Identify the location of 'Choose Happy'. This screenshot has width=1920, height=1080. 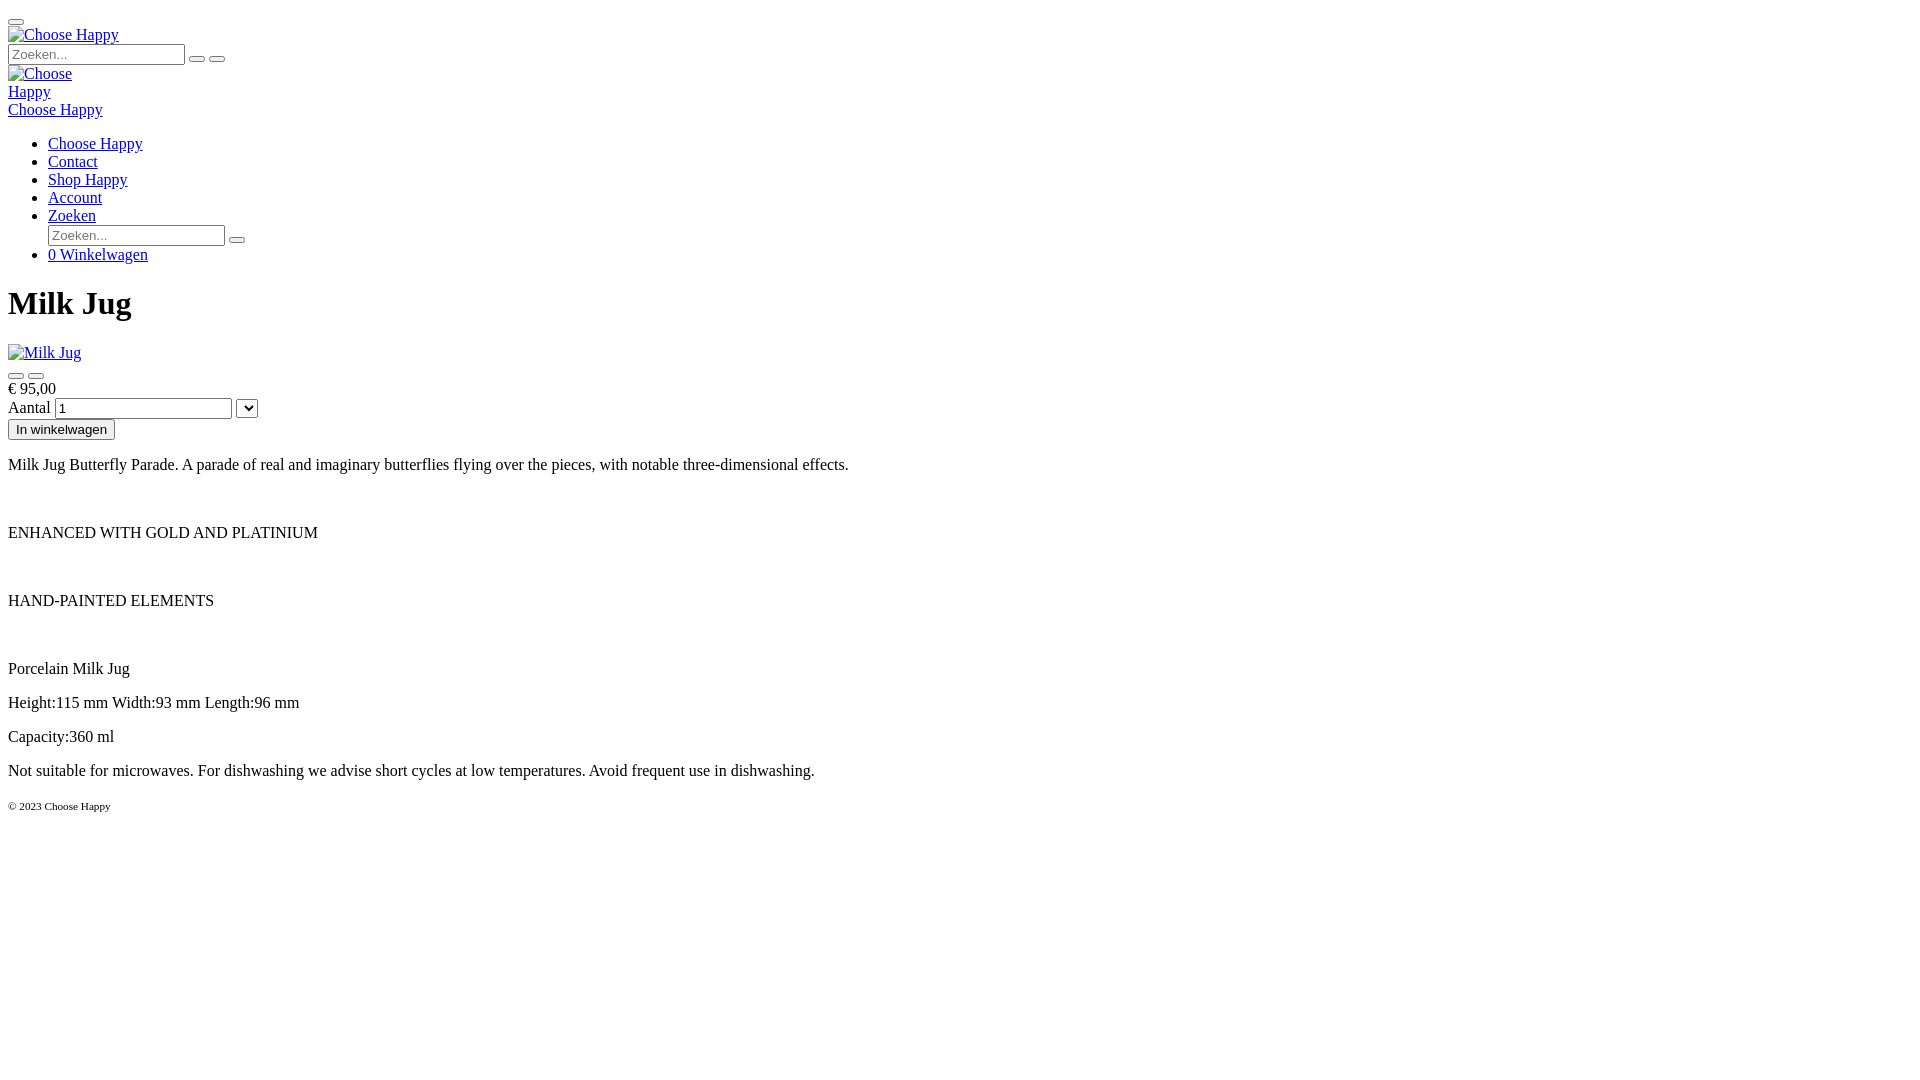
(52, 82).